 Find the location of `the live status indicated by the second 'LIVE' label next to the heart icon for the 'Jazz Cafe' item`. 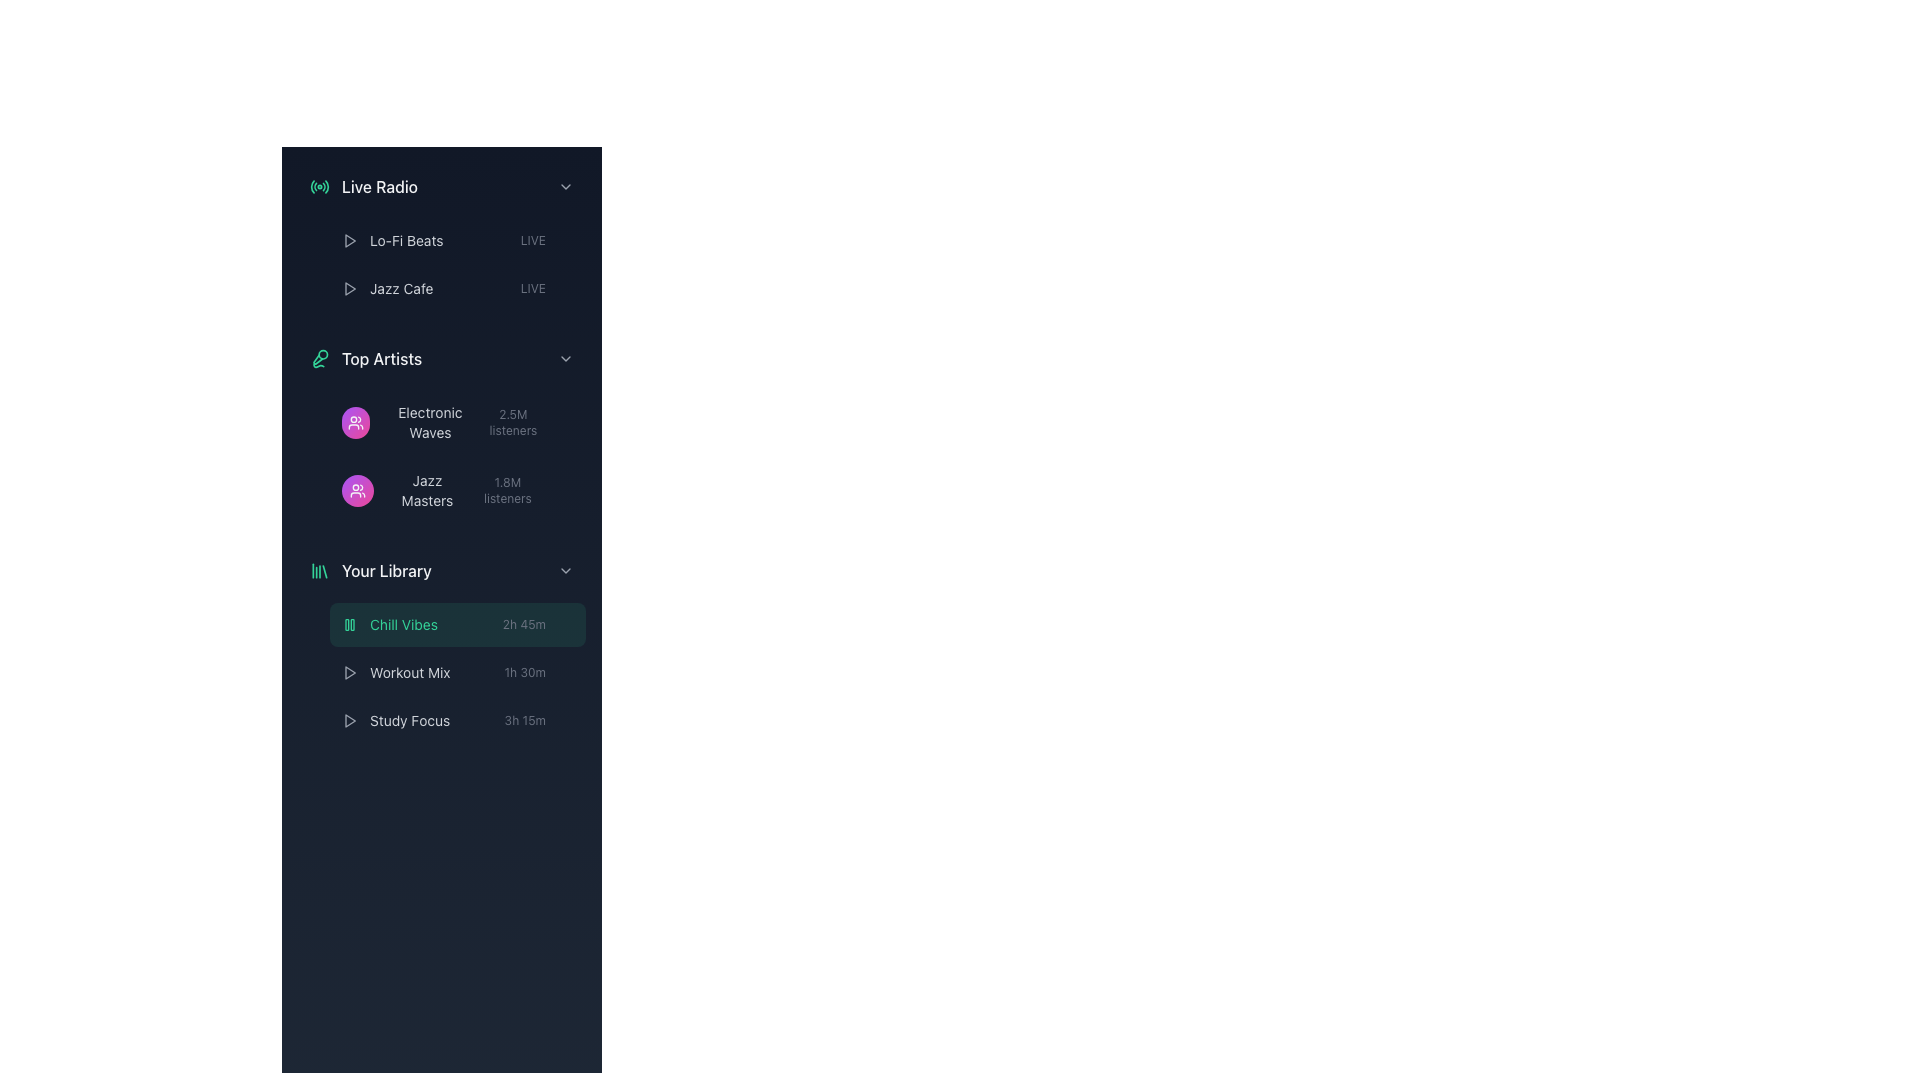

the live status indicated by the second 'LIVE' label next to the heart icon for the 'Jazz Cafe' item is located at coordinates (547, 289).